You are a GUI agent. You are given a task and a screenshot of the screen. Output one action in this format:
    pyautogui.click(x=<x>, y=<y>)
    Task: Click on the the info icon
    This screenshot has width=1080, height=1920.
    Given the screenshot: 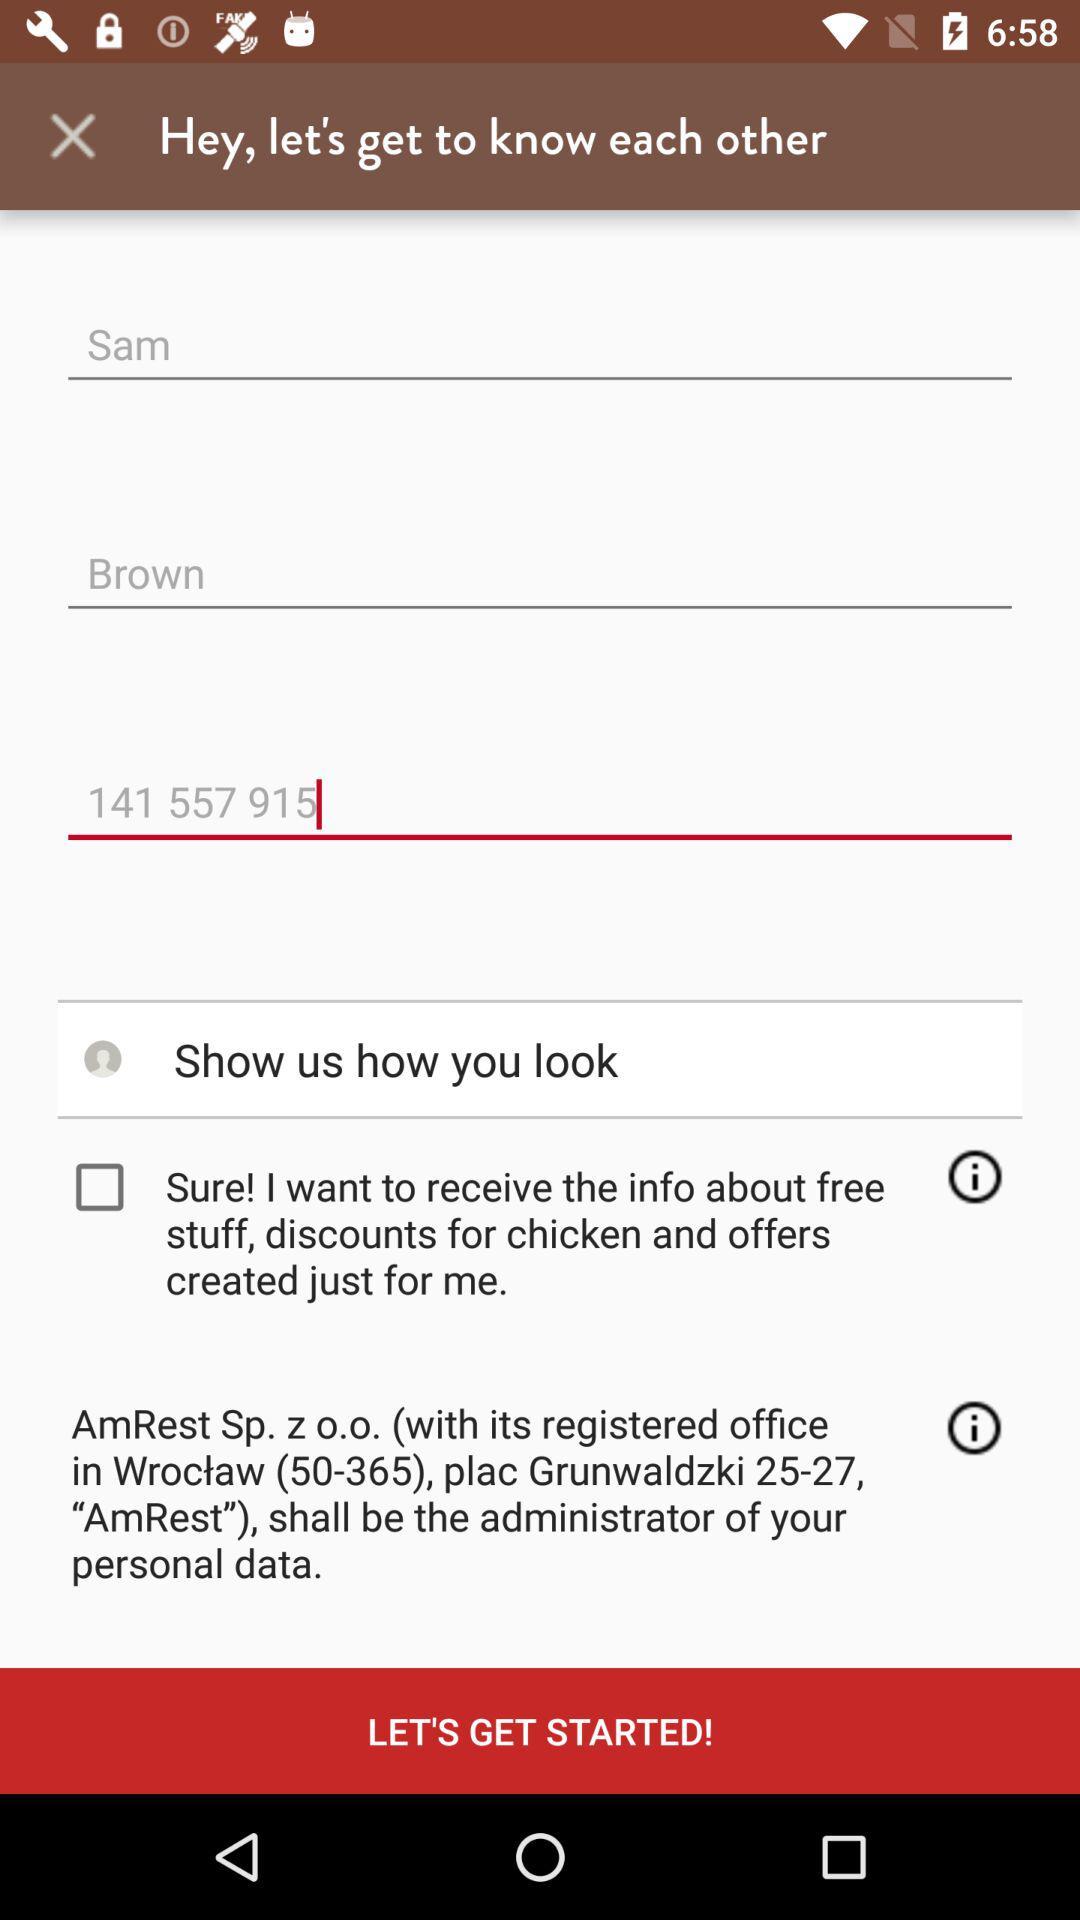 What is the action you would take?
    pyautogui.click(x=973, y=1176)
    